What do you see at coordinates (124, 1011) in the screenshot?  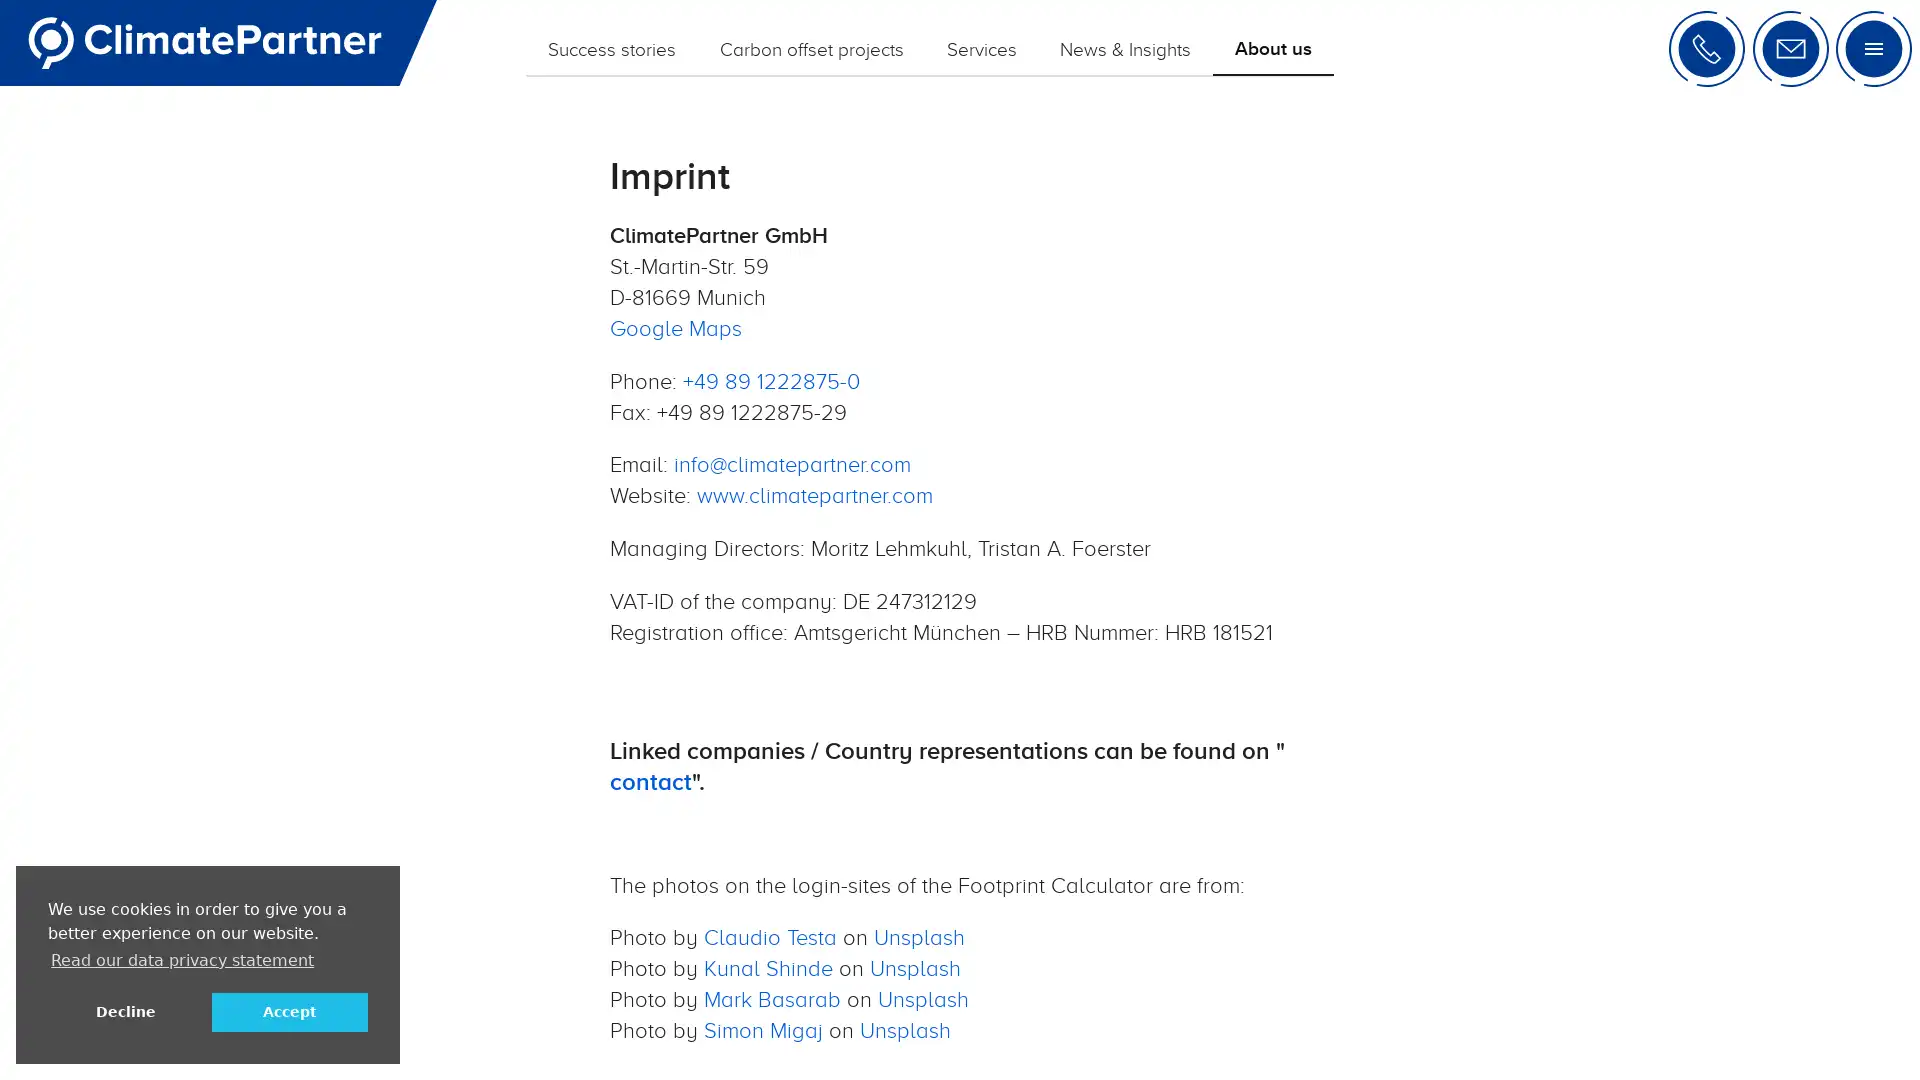 I see `deny cookies` at bounding box center [124, 1011].